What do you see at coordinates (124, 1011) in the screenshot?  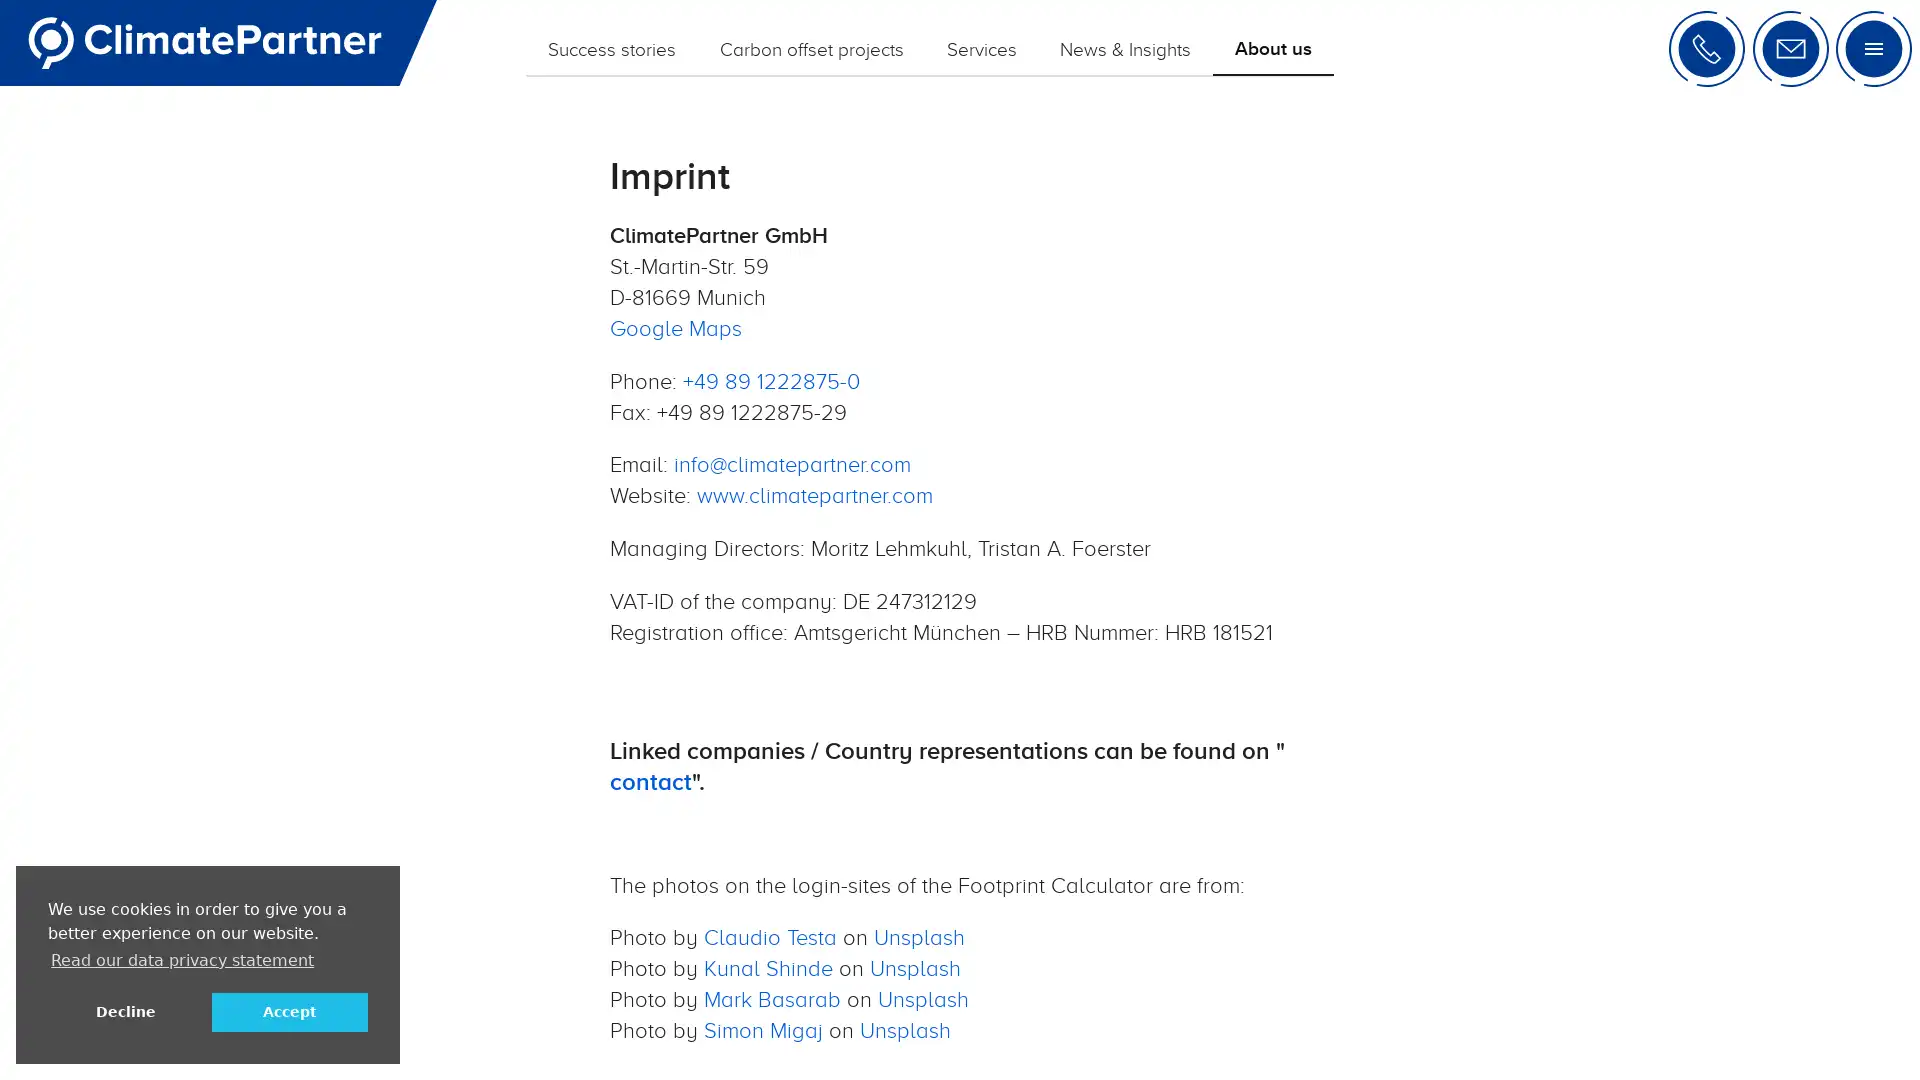 I see `deny cookies` at bounding box center [124, 1011].